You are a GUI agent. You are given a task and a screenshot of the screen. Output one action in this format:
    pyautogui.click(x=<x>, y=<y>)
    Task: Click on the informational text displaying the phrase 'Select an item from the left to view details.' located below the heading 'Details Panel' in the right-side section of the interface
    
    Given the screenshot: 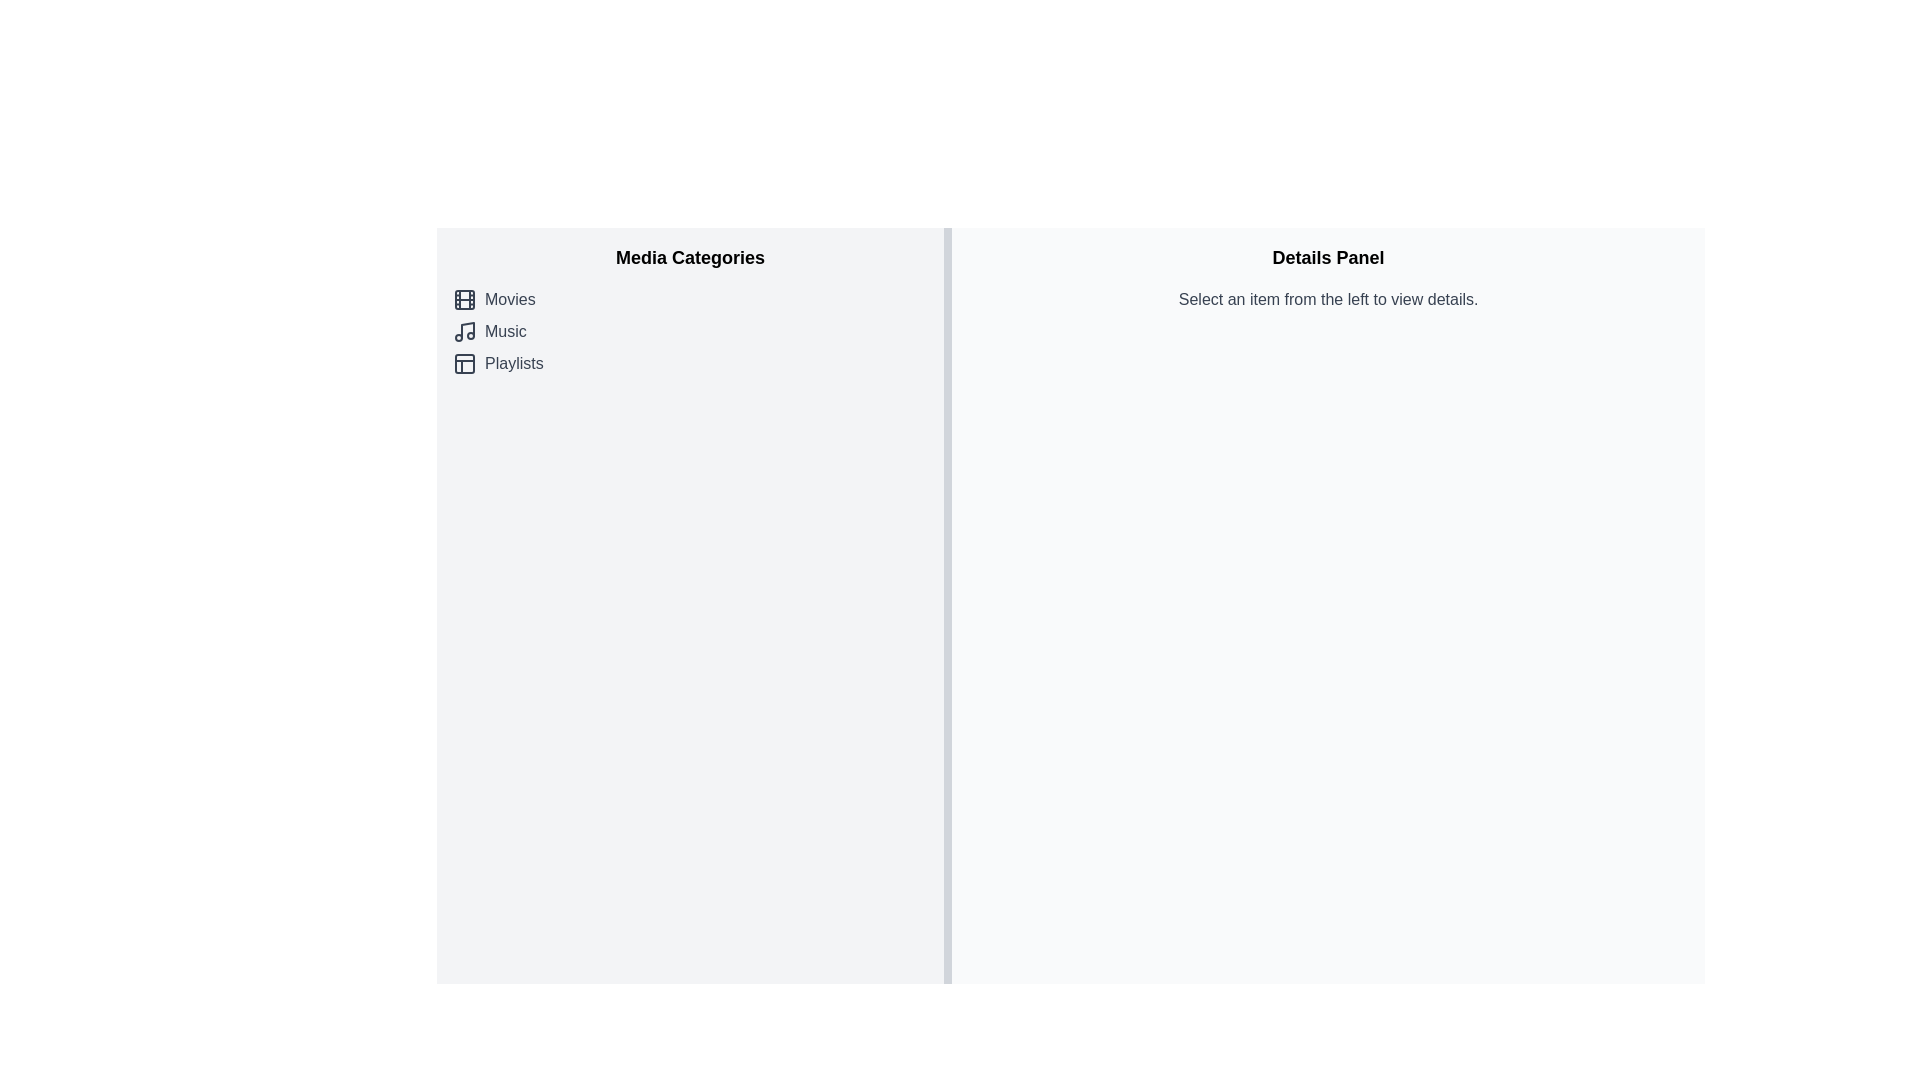 What is the action you would take?
    pyautogui.click(x=1328, y=300)
    